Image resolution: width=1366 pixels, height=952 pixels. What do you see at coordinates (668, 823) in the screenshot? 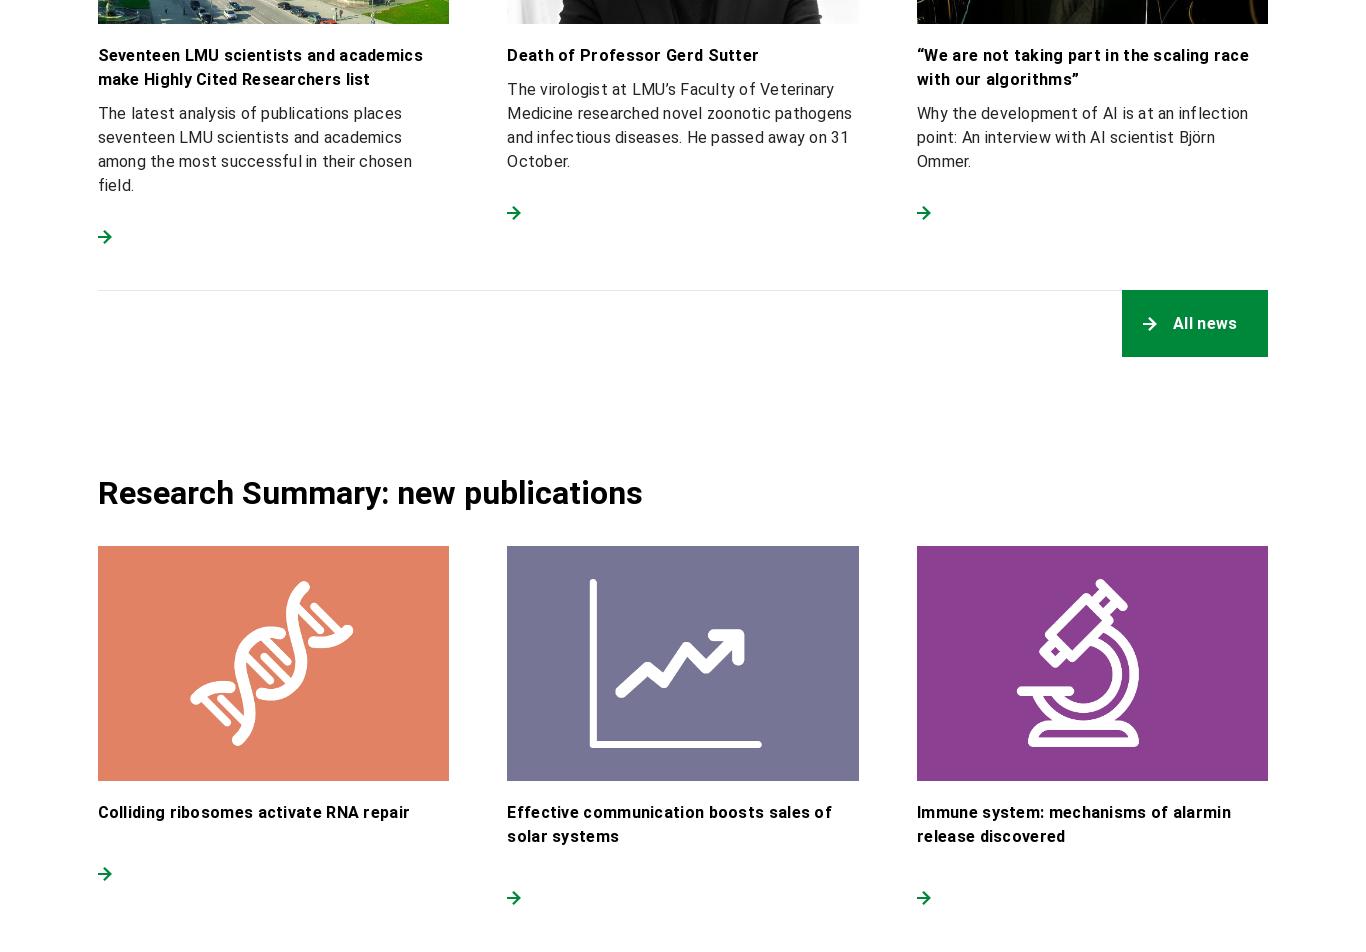
I see `'Effective communication boosts sales of solar systems'` at bounding box center [668, 823].